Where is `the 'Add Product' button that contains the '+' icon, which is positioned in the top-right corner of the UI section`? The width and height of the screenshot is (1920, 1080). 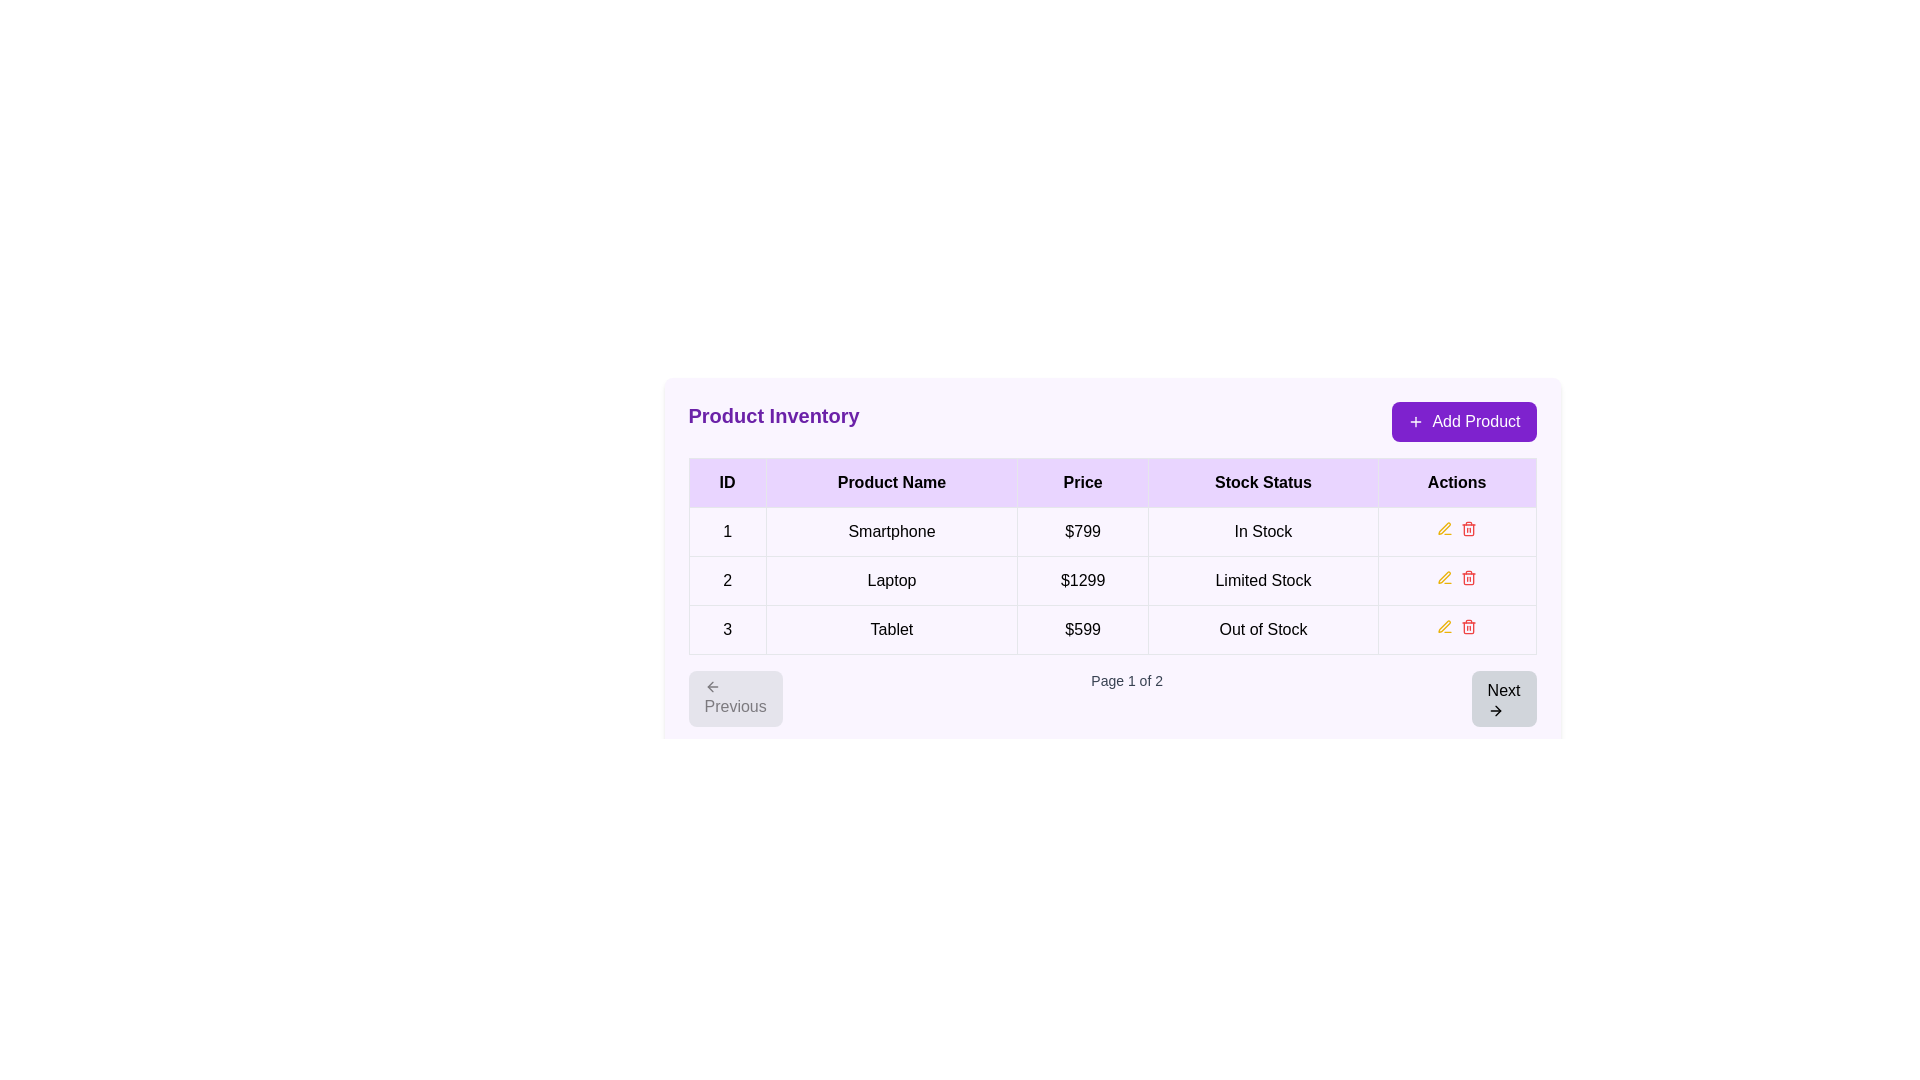
the 'Add Product' button that contains the '+' icon, which is positioned in the top-right corner of the UI section is located at coordinates (1415, 420).